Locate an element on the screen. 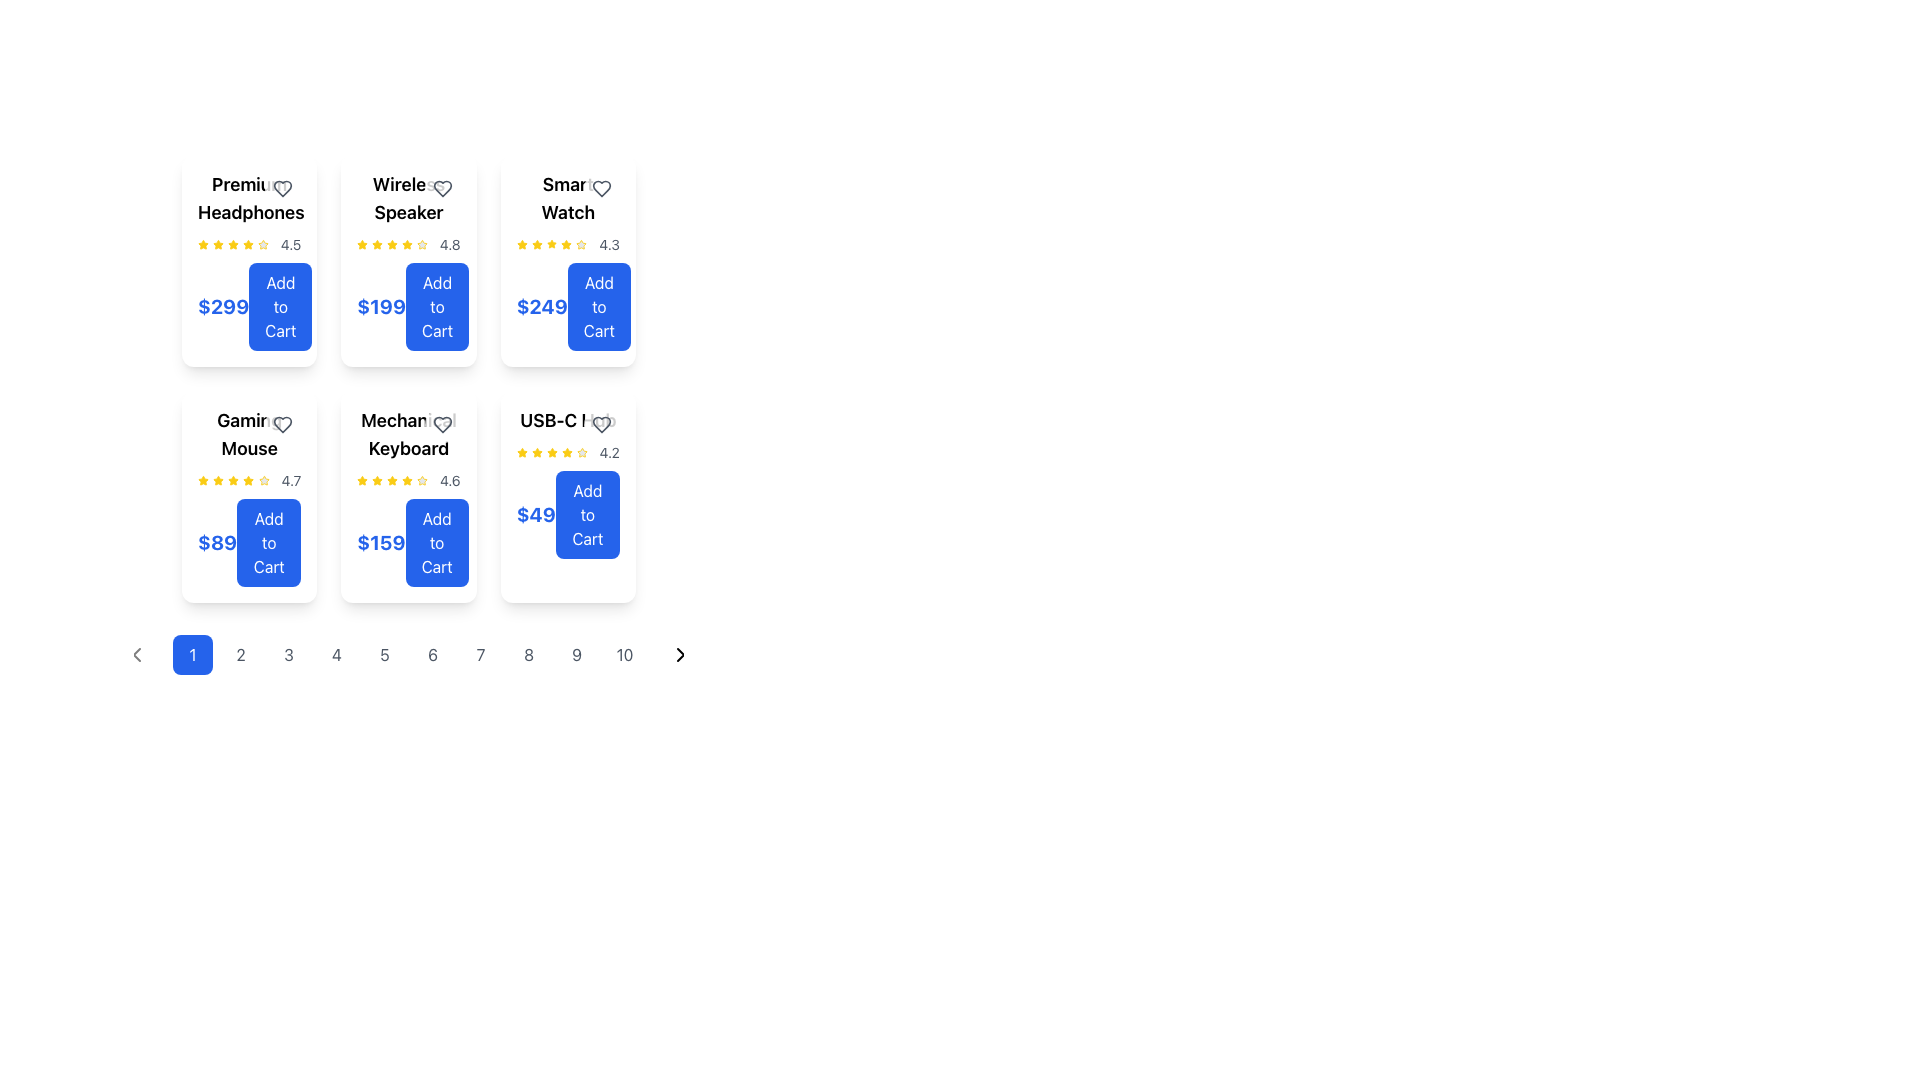 This screenshot has height=1080, width=1920. the circular button displaying the number '4' is located at coordinates (336, 655).